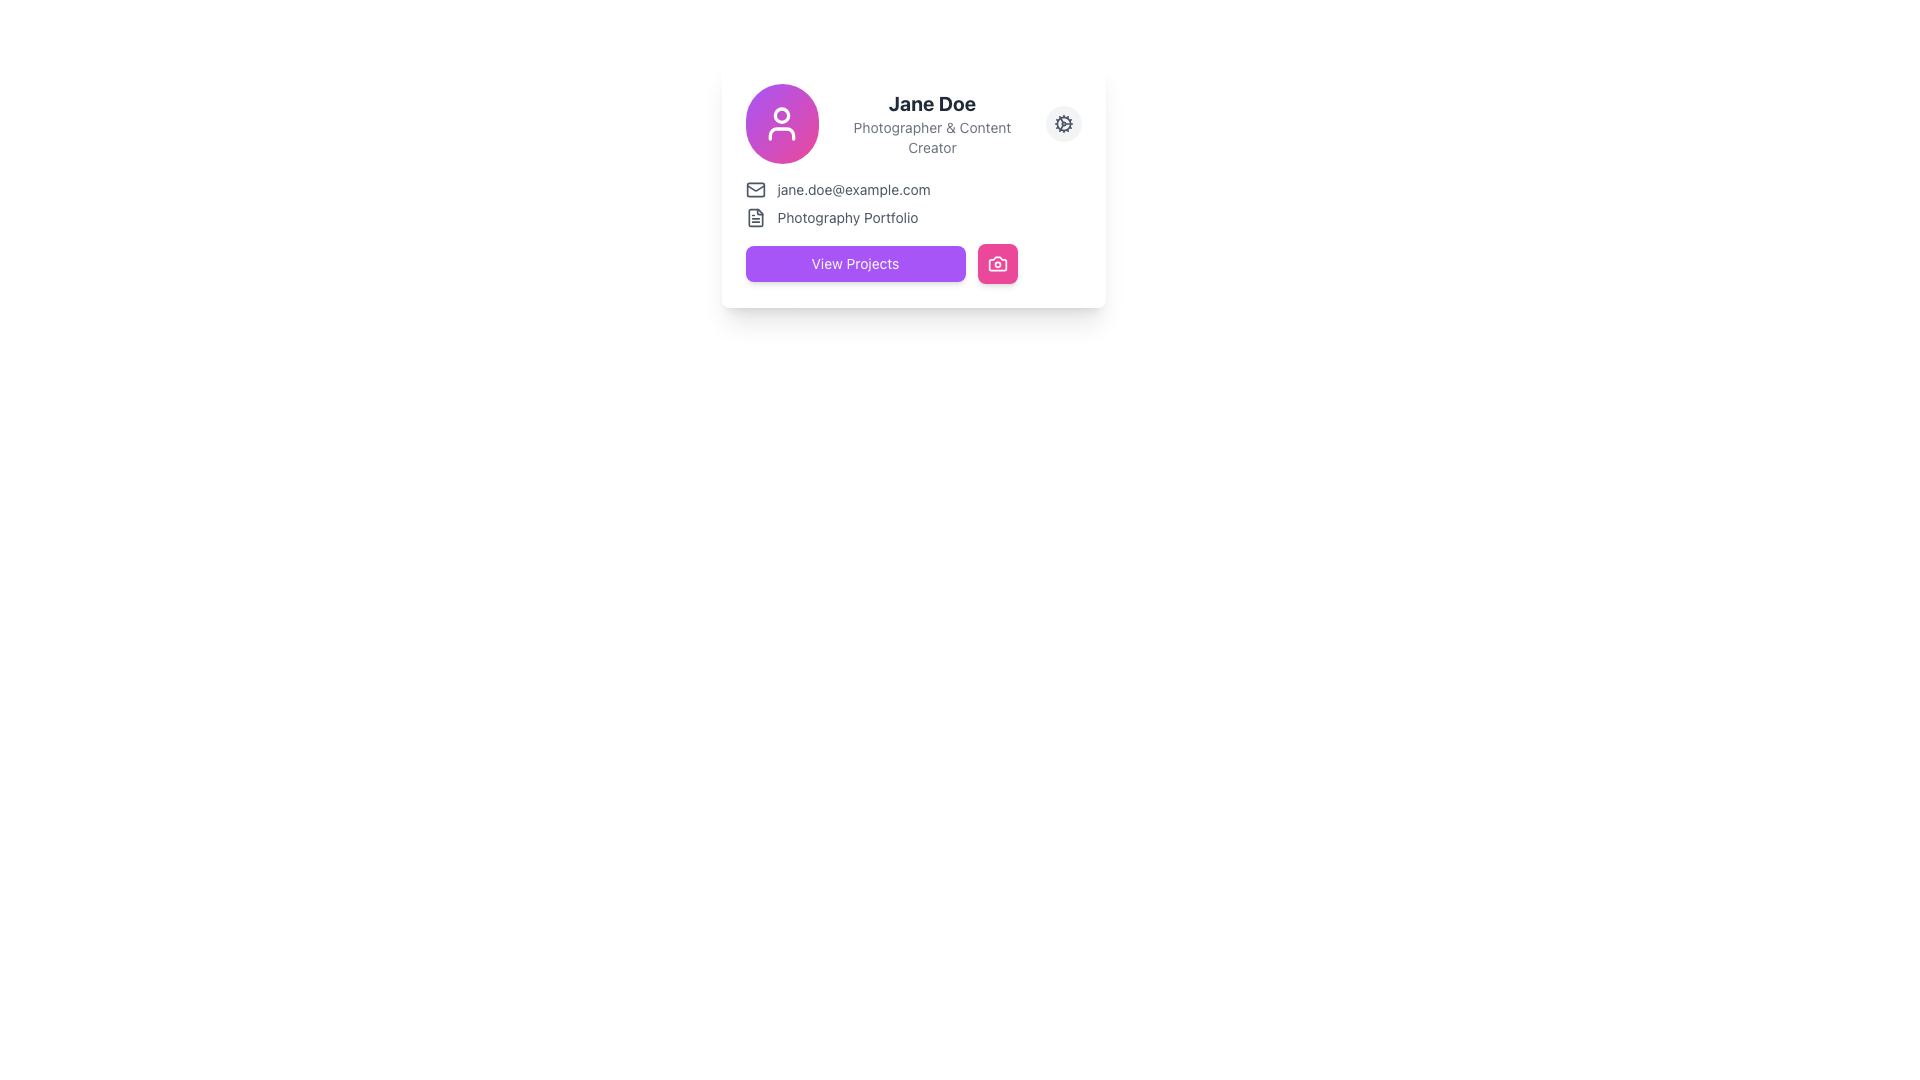  What do you see at coordinates (931, 137) in the screenshot?
I see `the text label that reads 'Photographer & Content Creator'` at bounding box center [931, 137].